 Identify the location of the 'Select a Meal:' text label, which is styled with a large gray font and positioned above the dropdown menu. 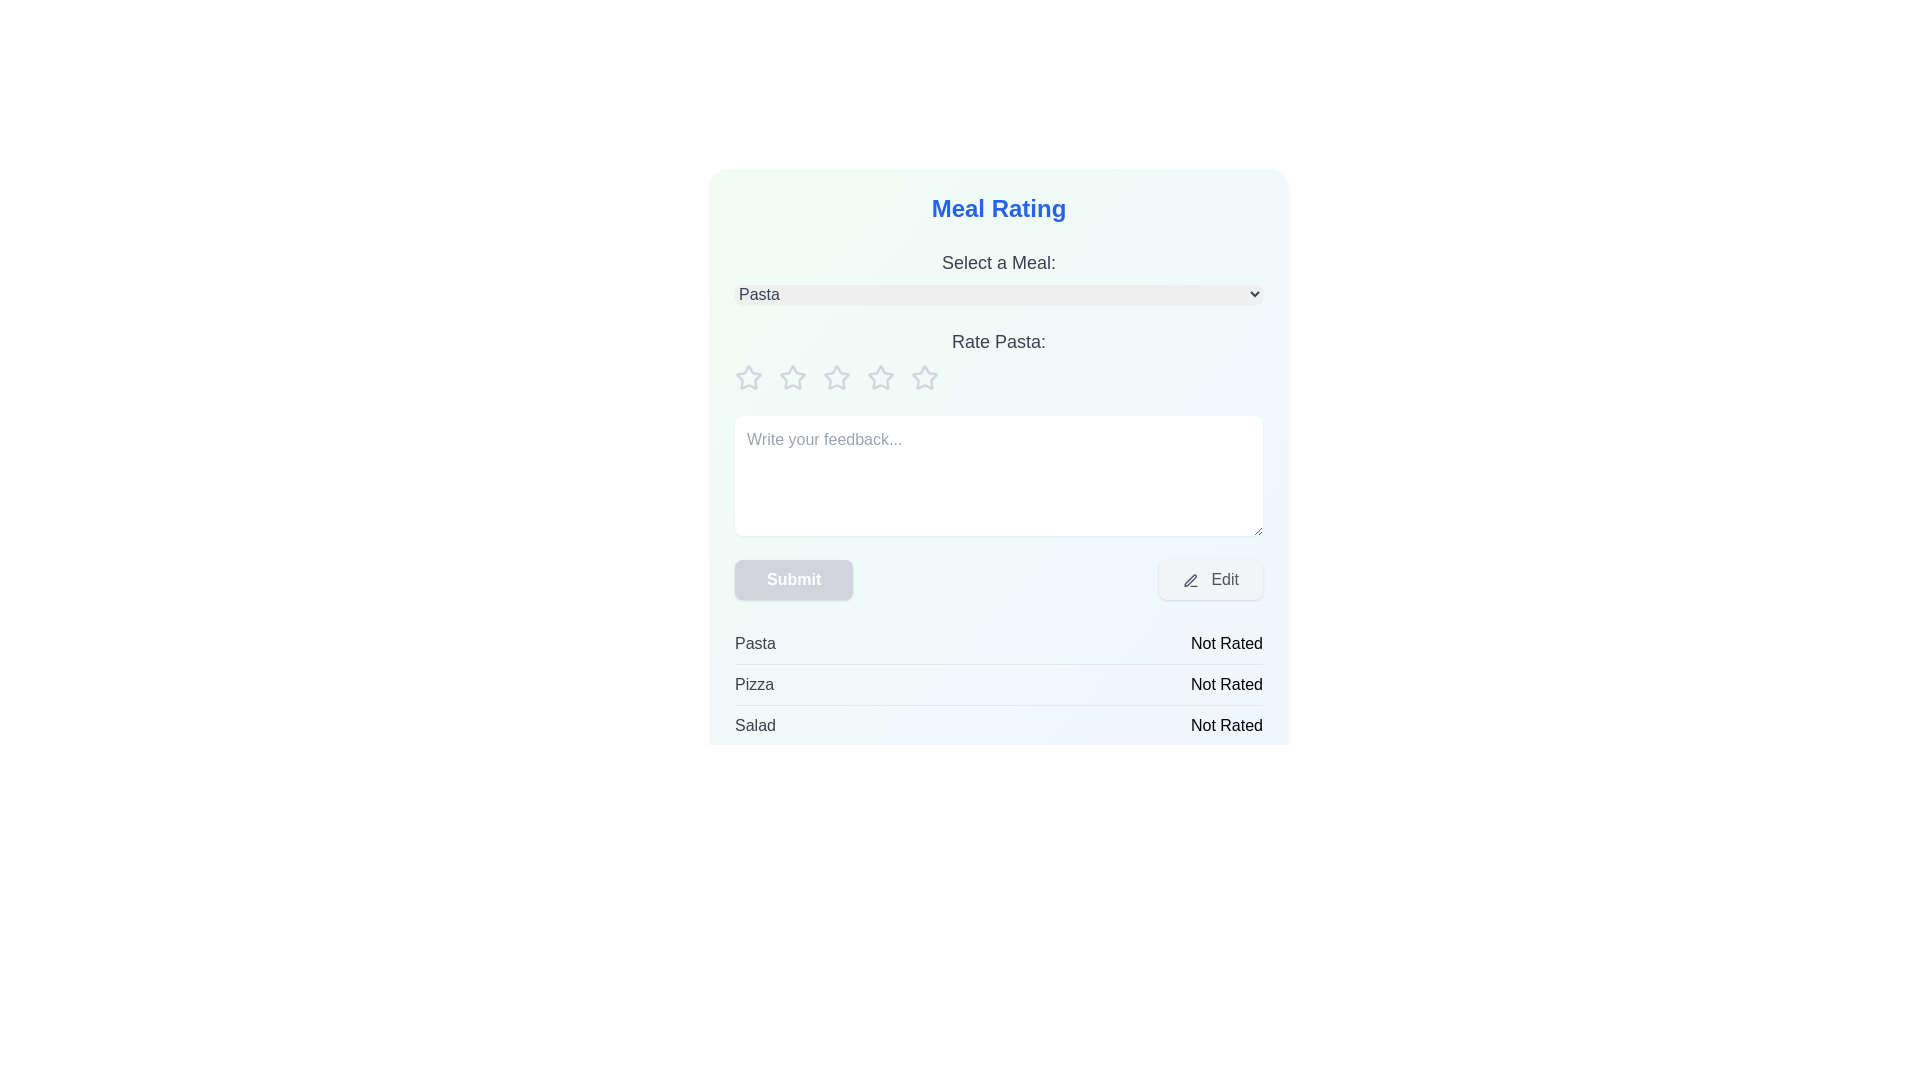
(998, 261).